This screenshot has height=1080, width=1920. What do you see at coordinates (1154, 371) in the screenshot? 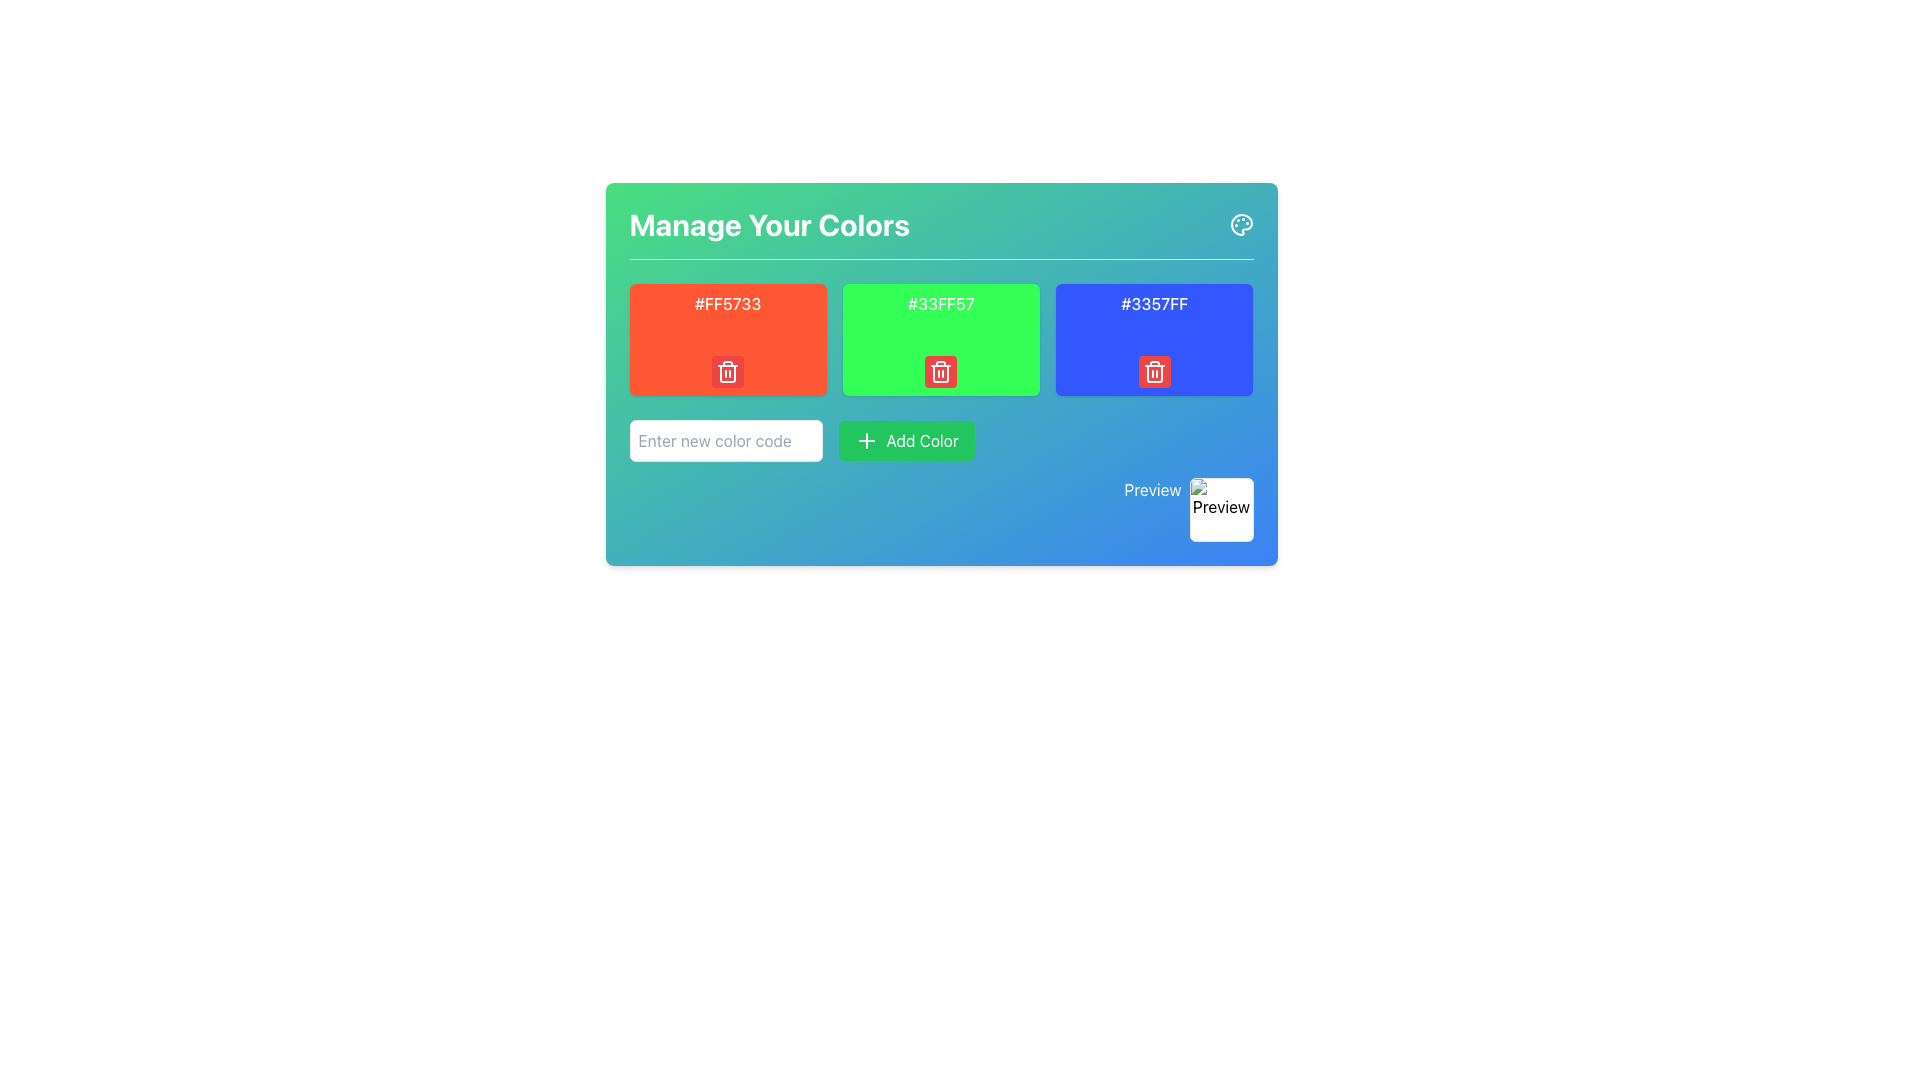
I see `the delete icon button located inside the third box of color codes, associated with the color code #3357FF, under the 'Manage Your Colors' heading` at bounding box center [1154, 371].